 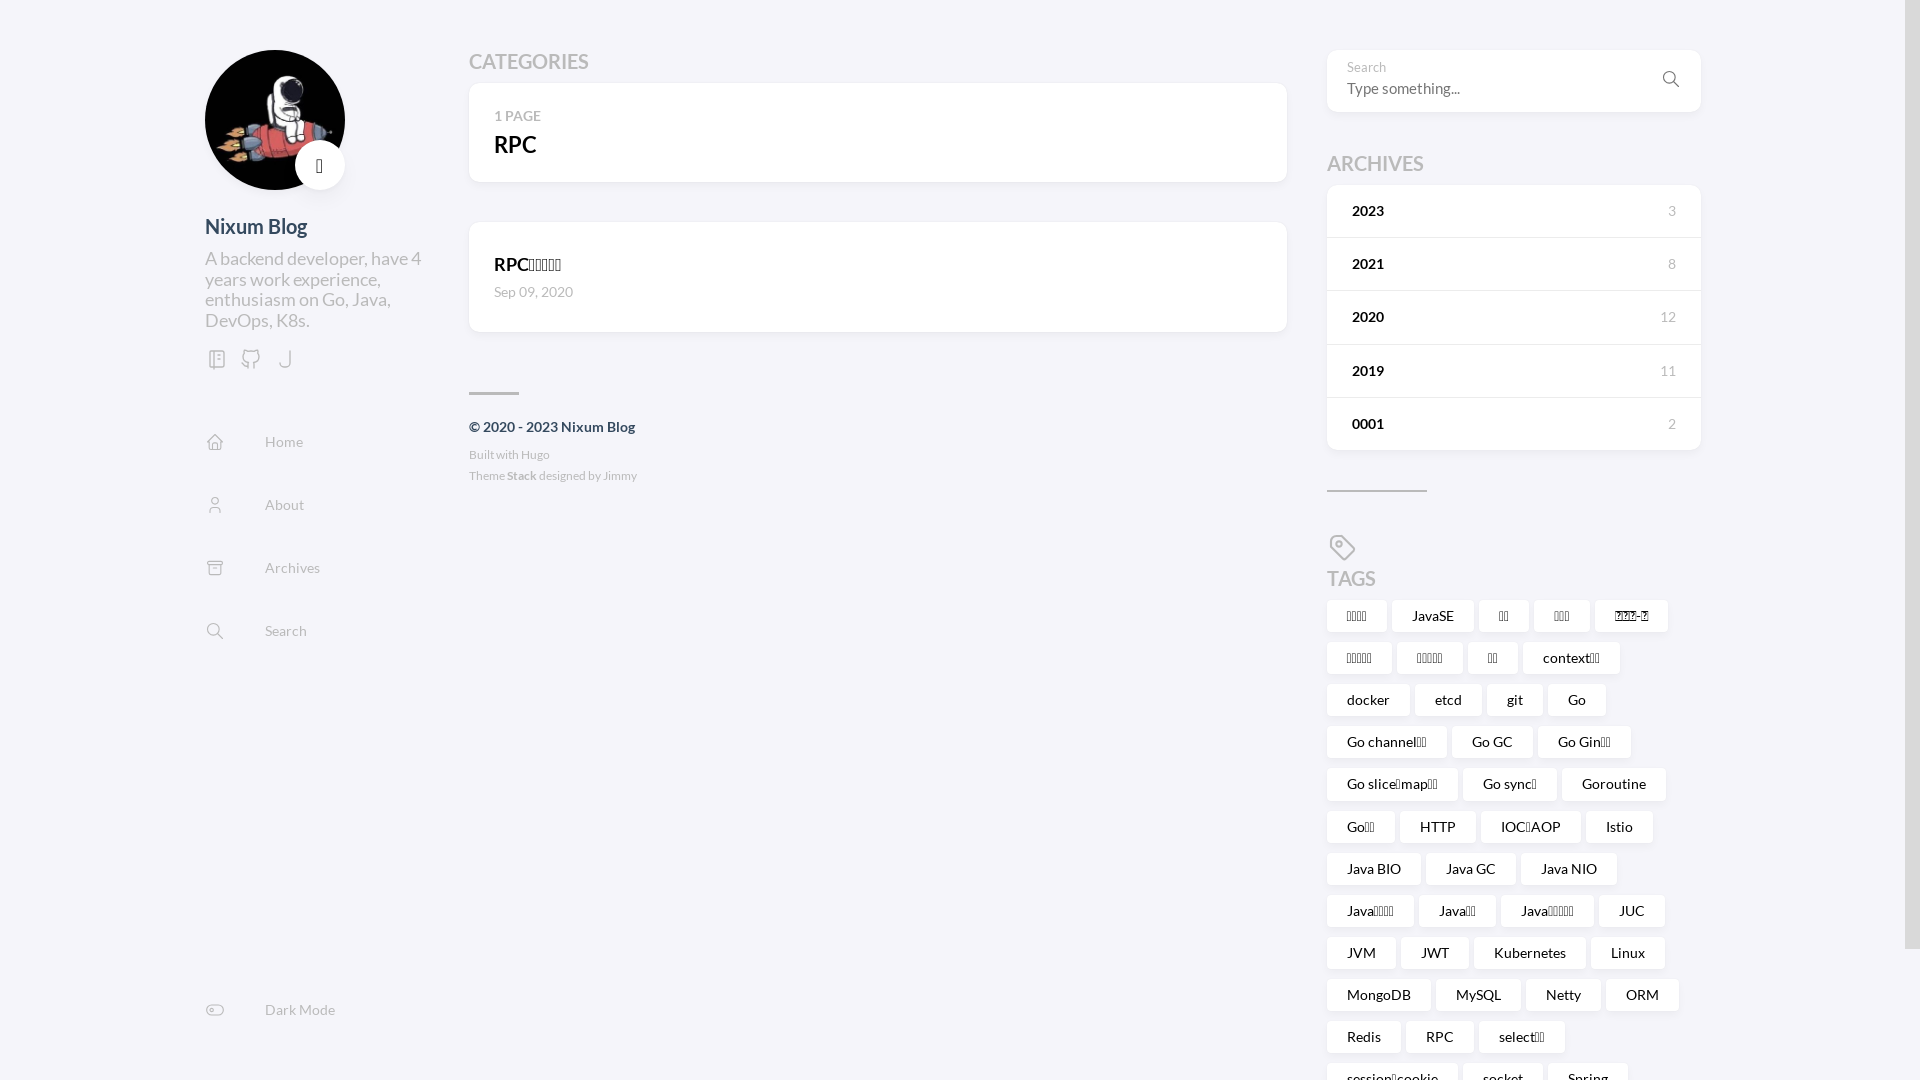 What do you see at coordinates (1529, 951) in the screenshot?
I see `'Kubernetes'` at bounding box center [1529, 951].